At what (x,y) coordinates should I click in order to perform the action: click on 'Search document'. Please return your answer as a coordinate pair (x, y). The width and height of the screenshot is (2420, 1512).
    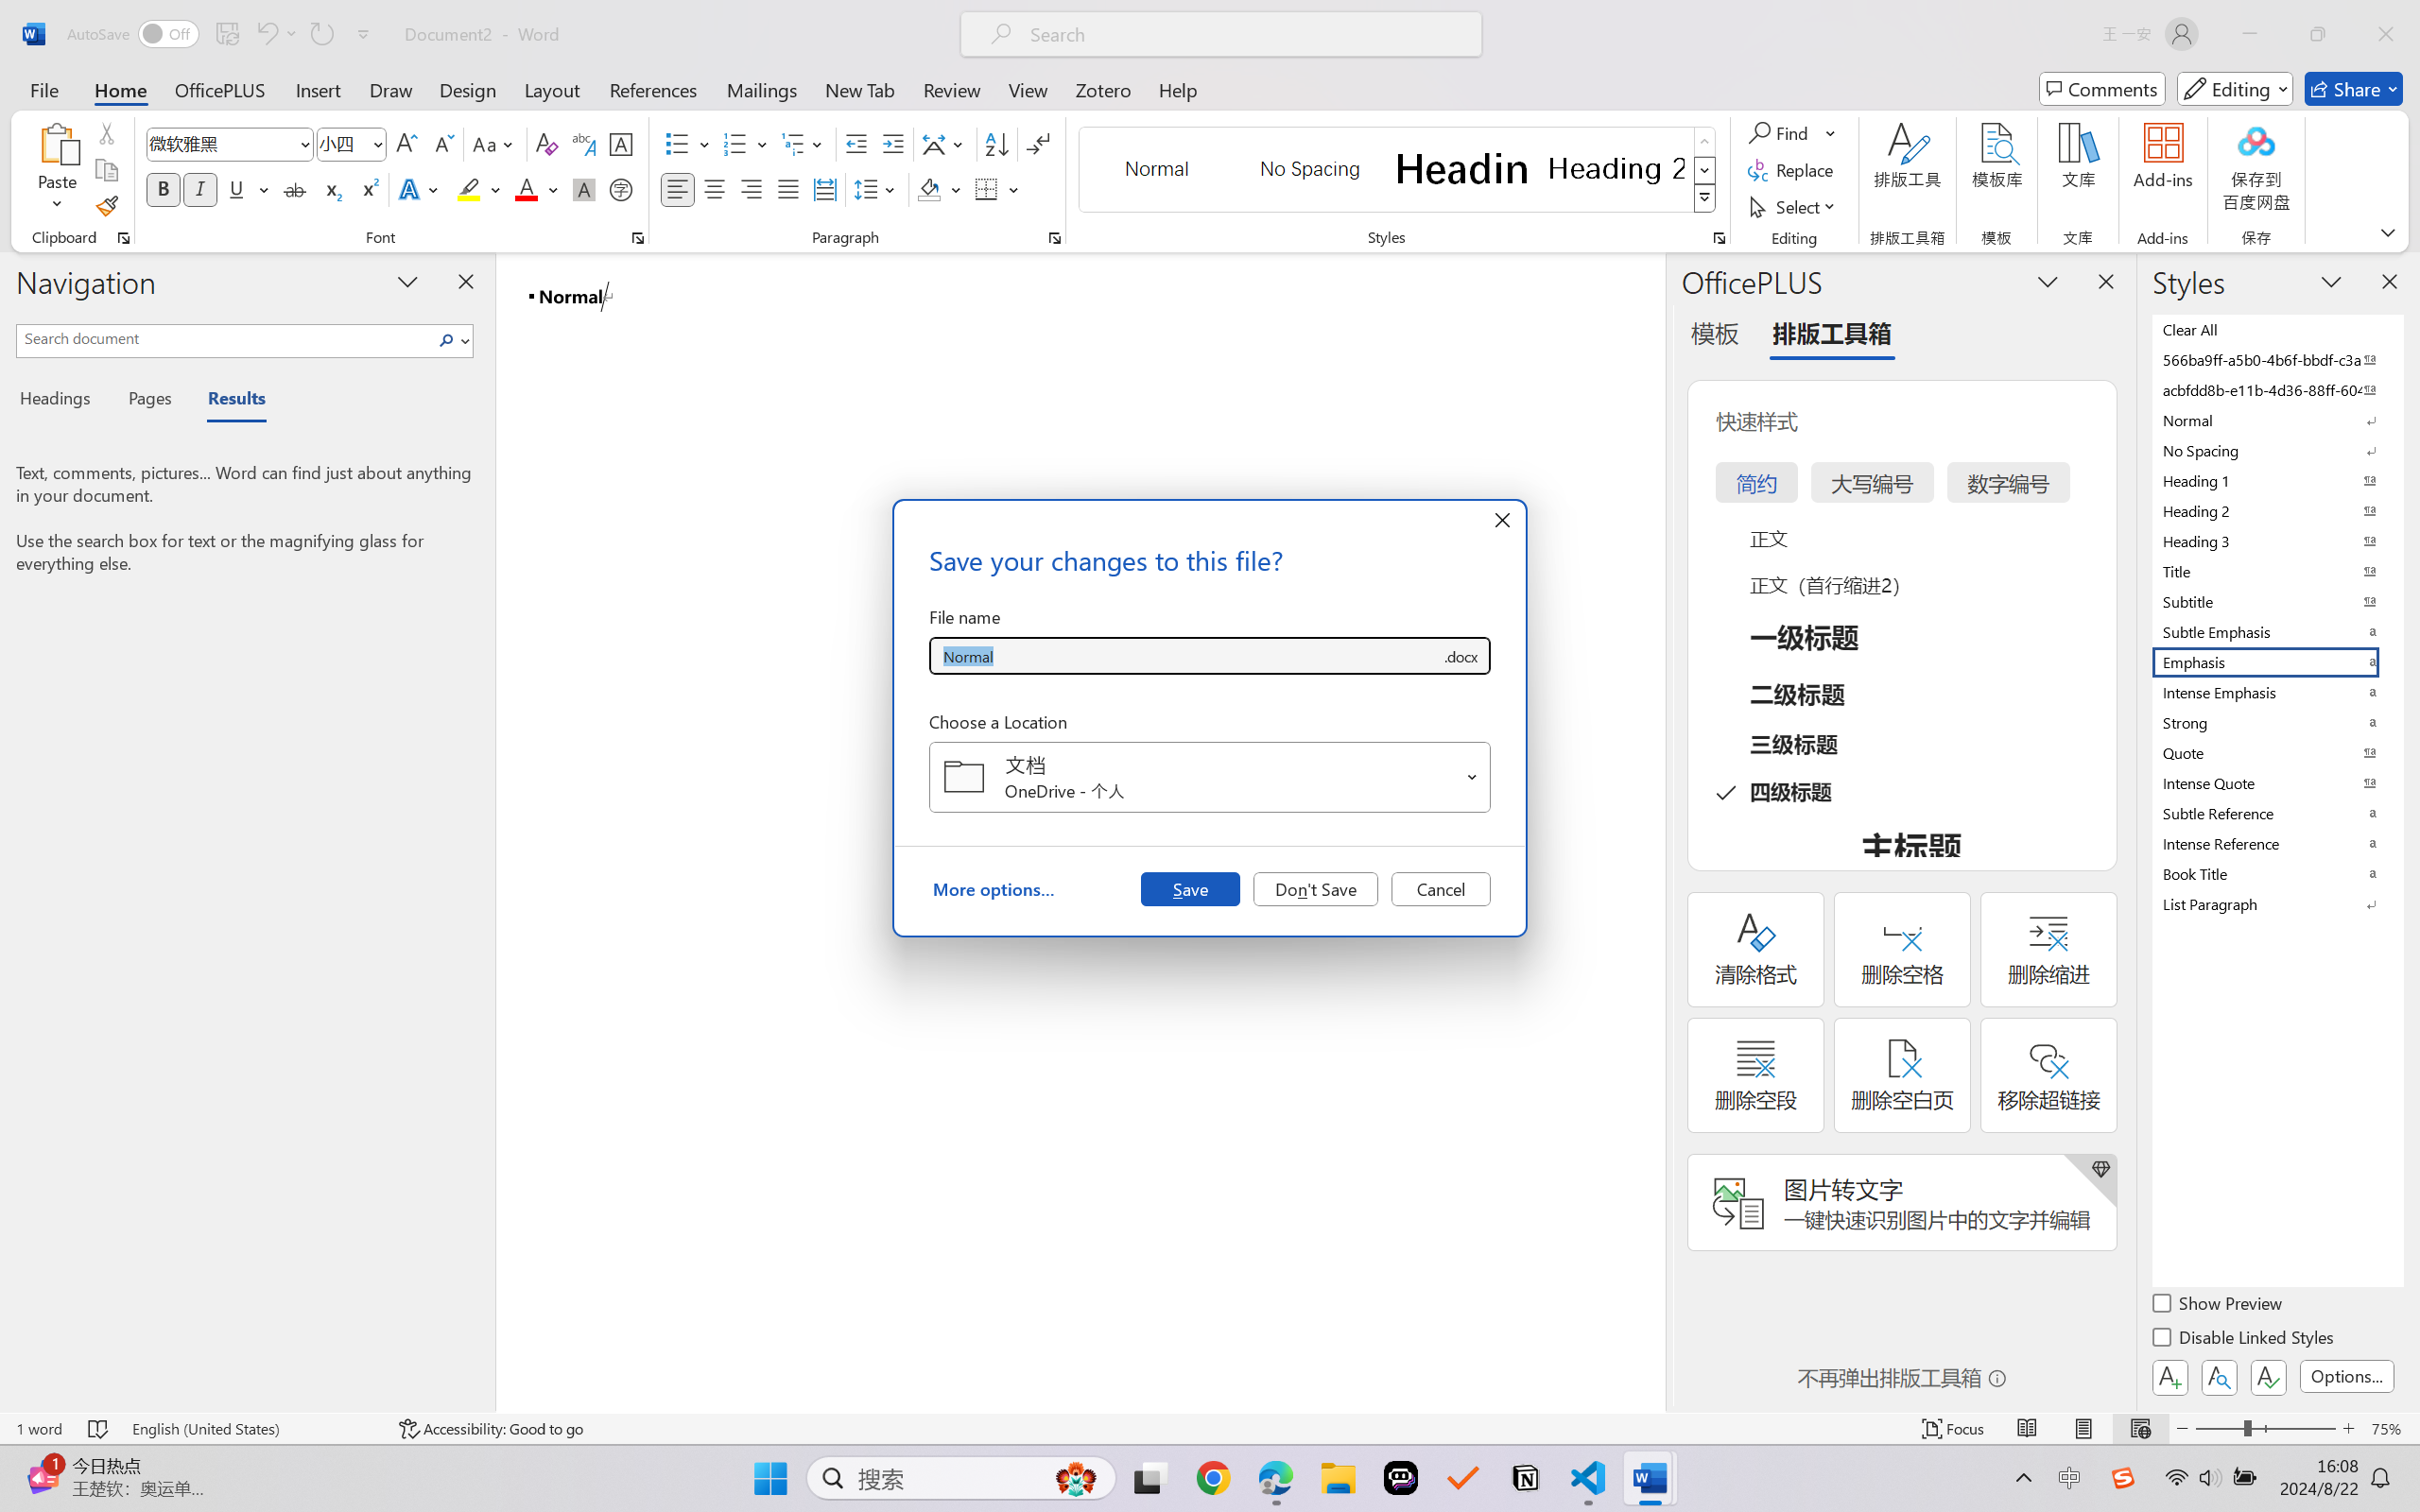
    Looking at the image, I should click on (225, 337).